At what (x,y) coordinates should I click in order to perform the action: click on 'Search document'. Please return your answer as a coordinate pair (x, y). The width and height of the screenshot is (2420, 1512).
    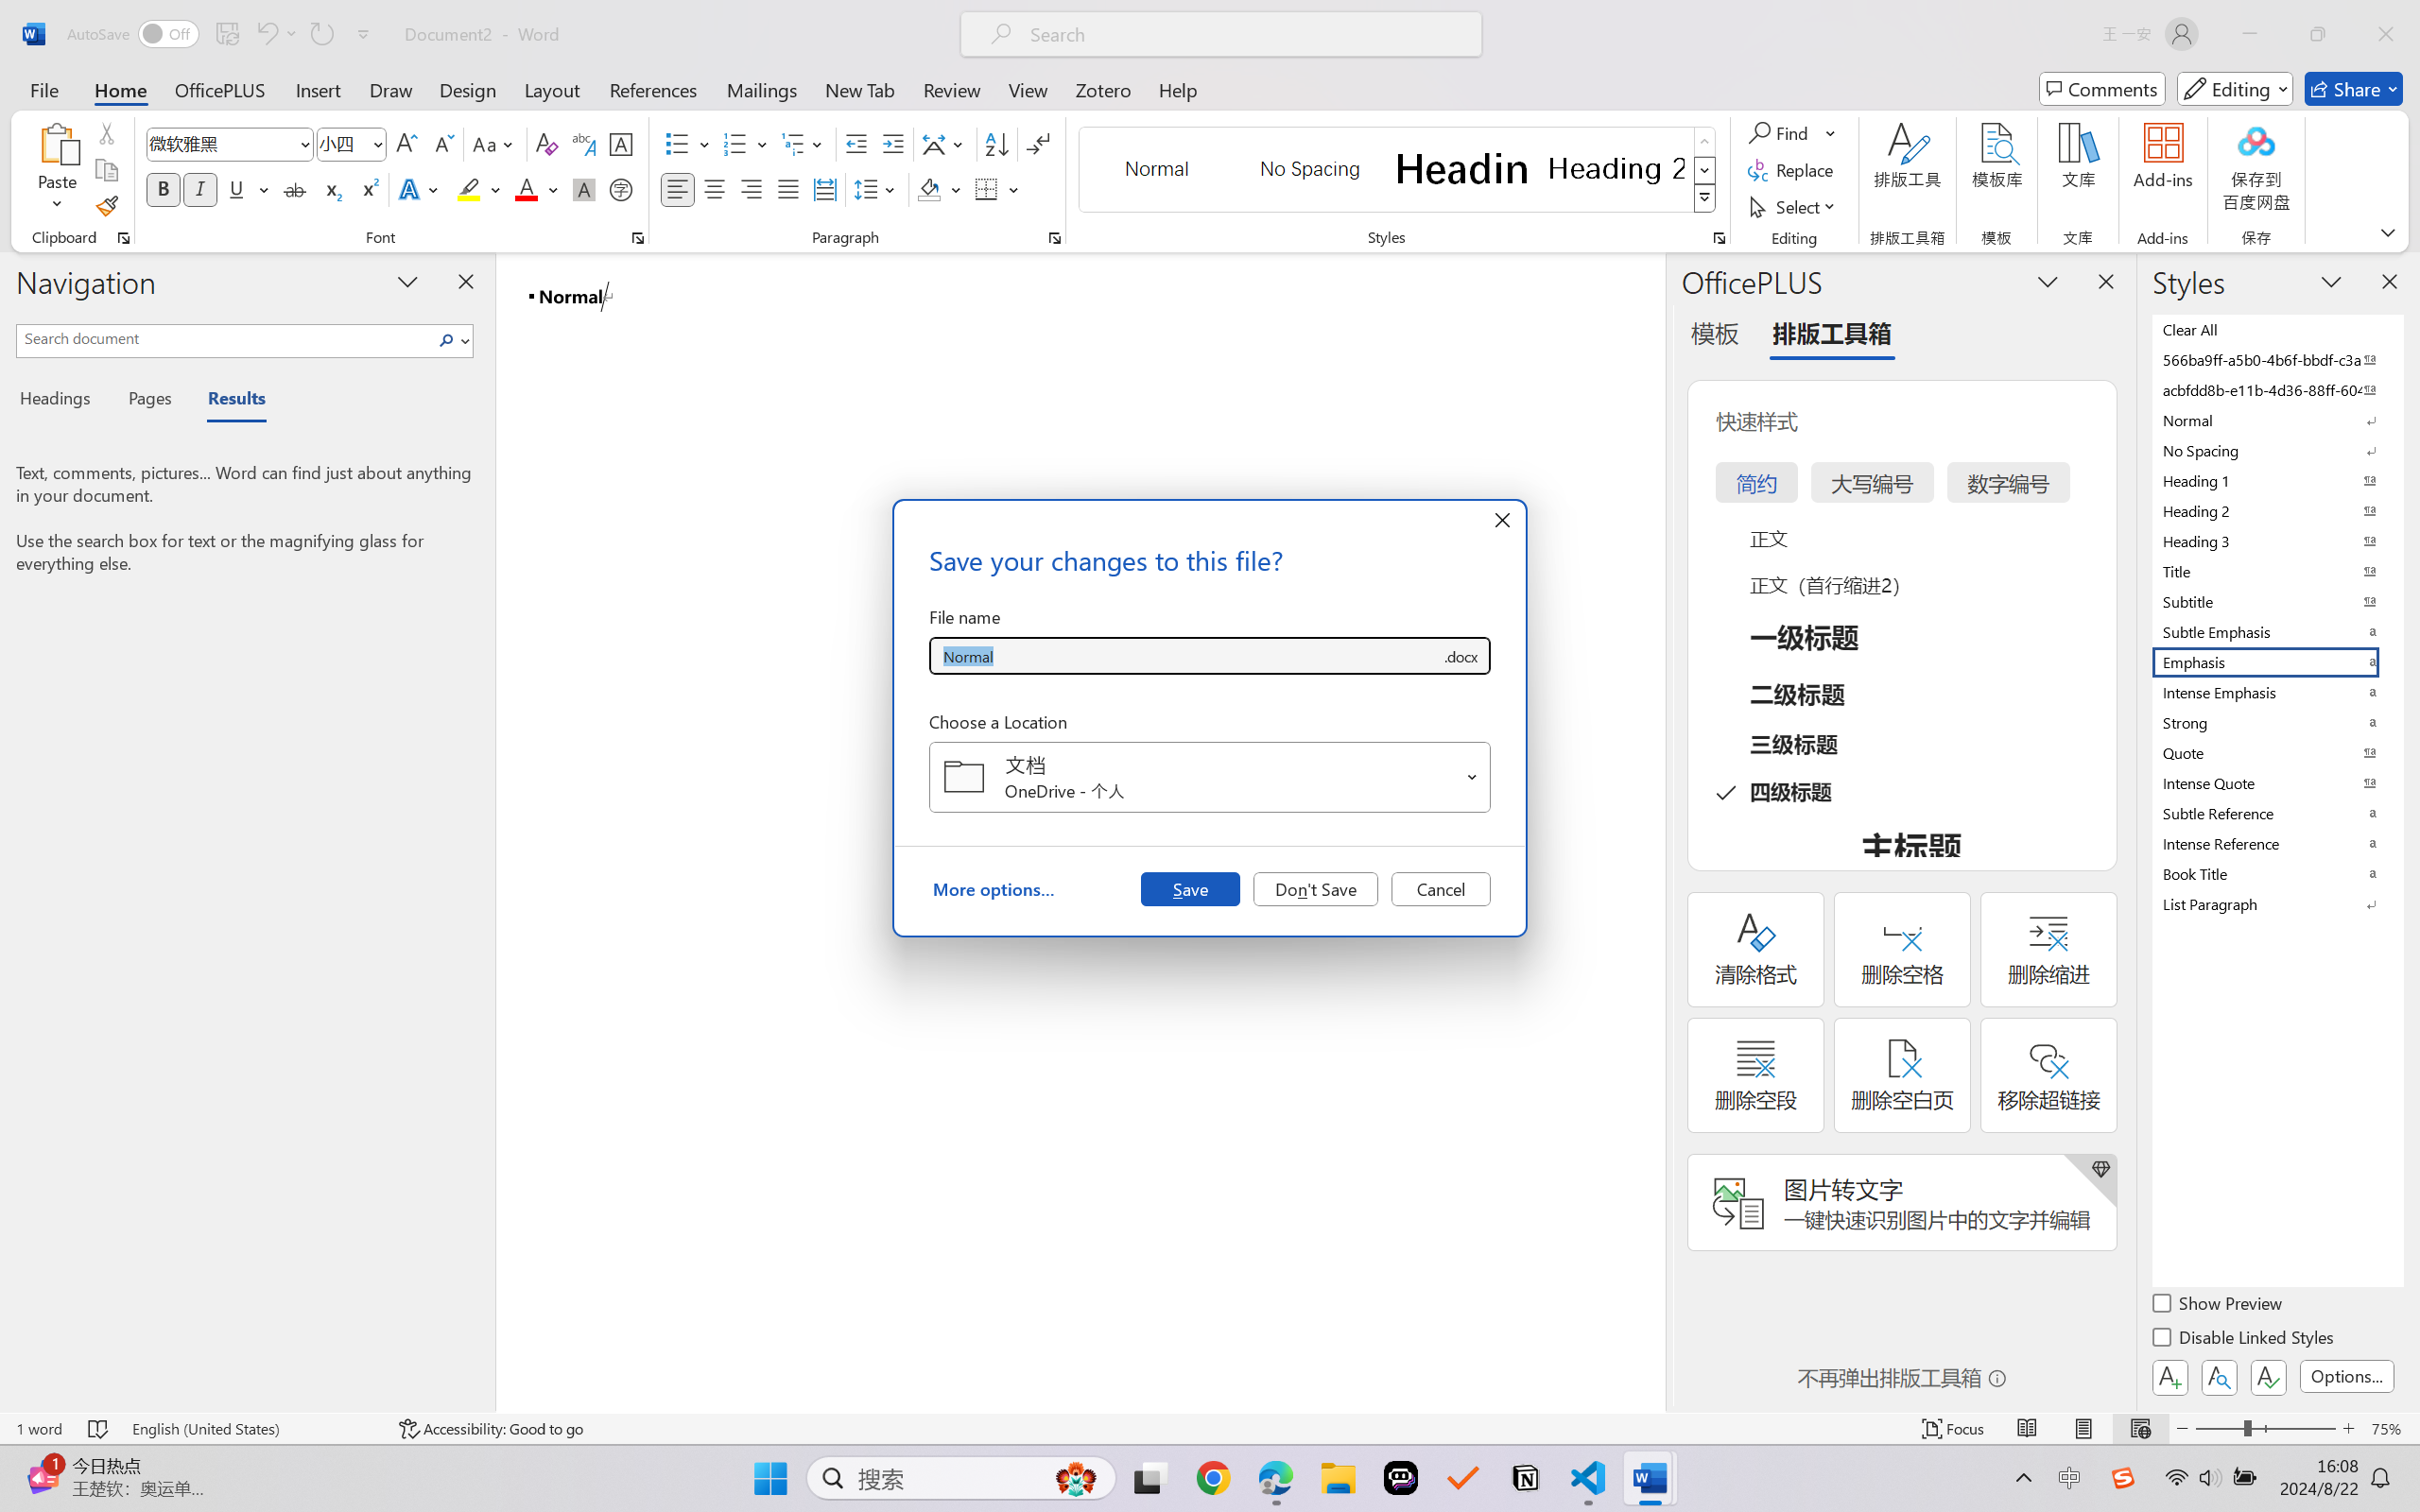
    Looking at the image, I should click on (225, 337).